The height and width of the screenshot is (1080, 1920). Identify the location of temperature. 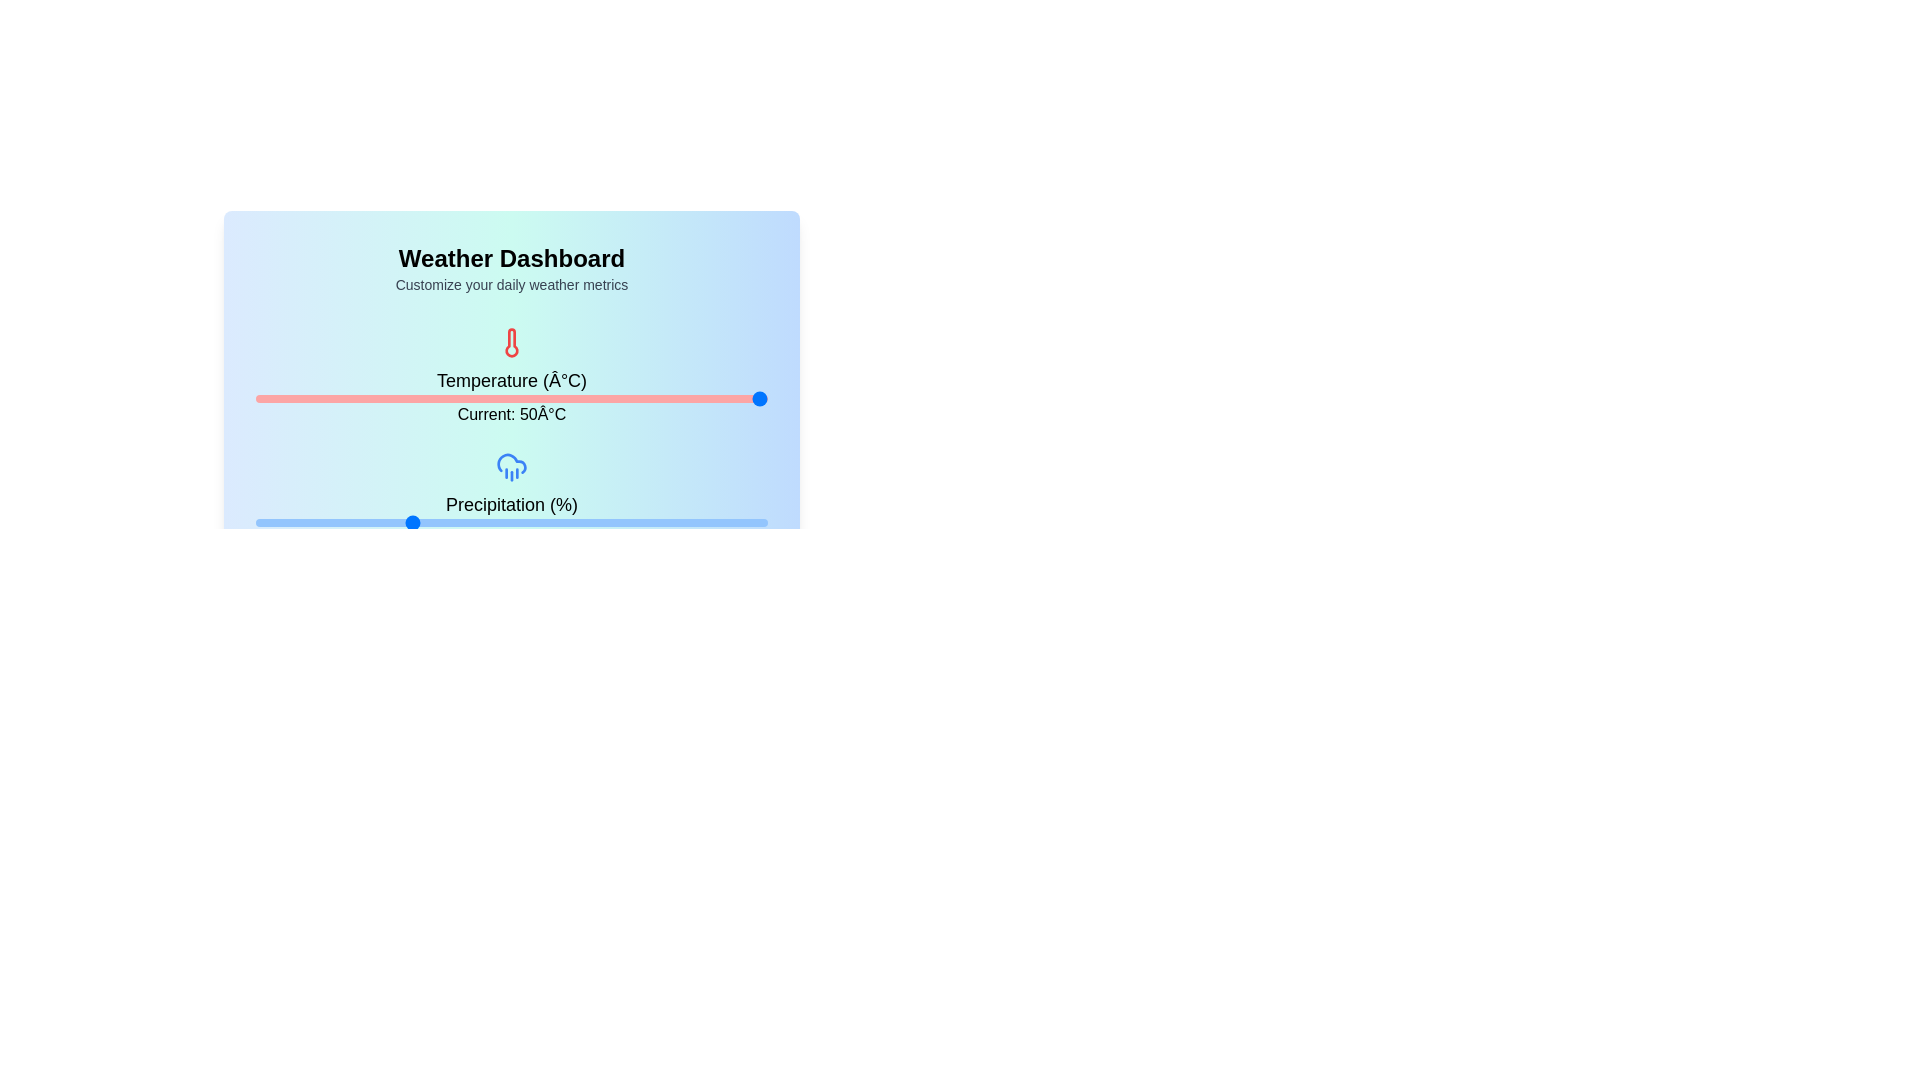
(737, 398).